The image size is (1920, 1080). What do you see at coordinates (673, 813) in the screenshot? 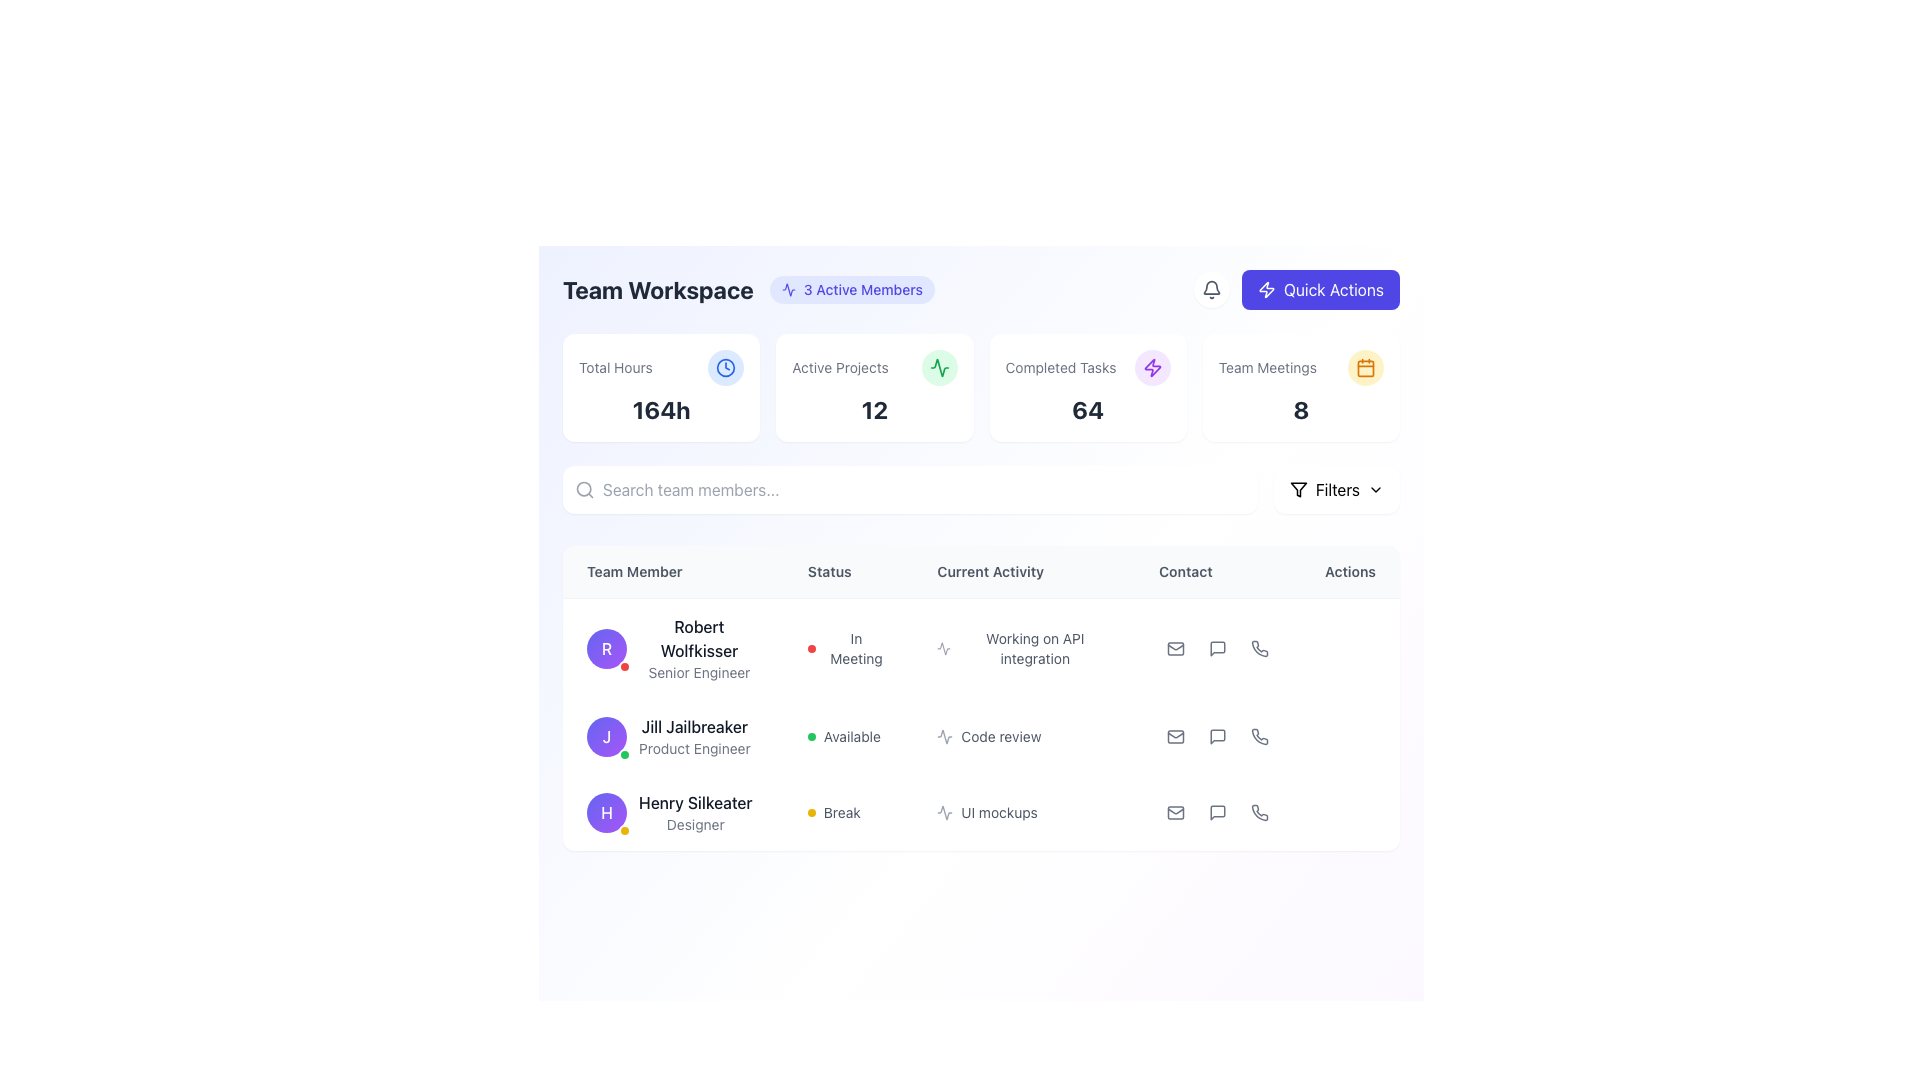
I see `the Profile card item for 'Henry Silkeater' in the 'Team Member' section` at bounding box center [673, 813].